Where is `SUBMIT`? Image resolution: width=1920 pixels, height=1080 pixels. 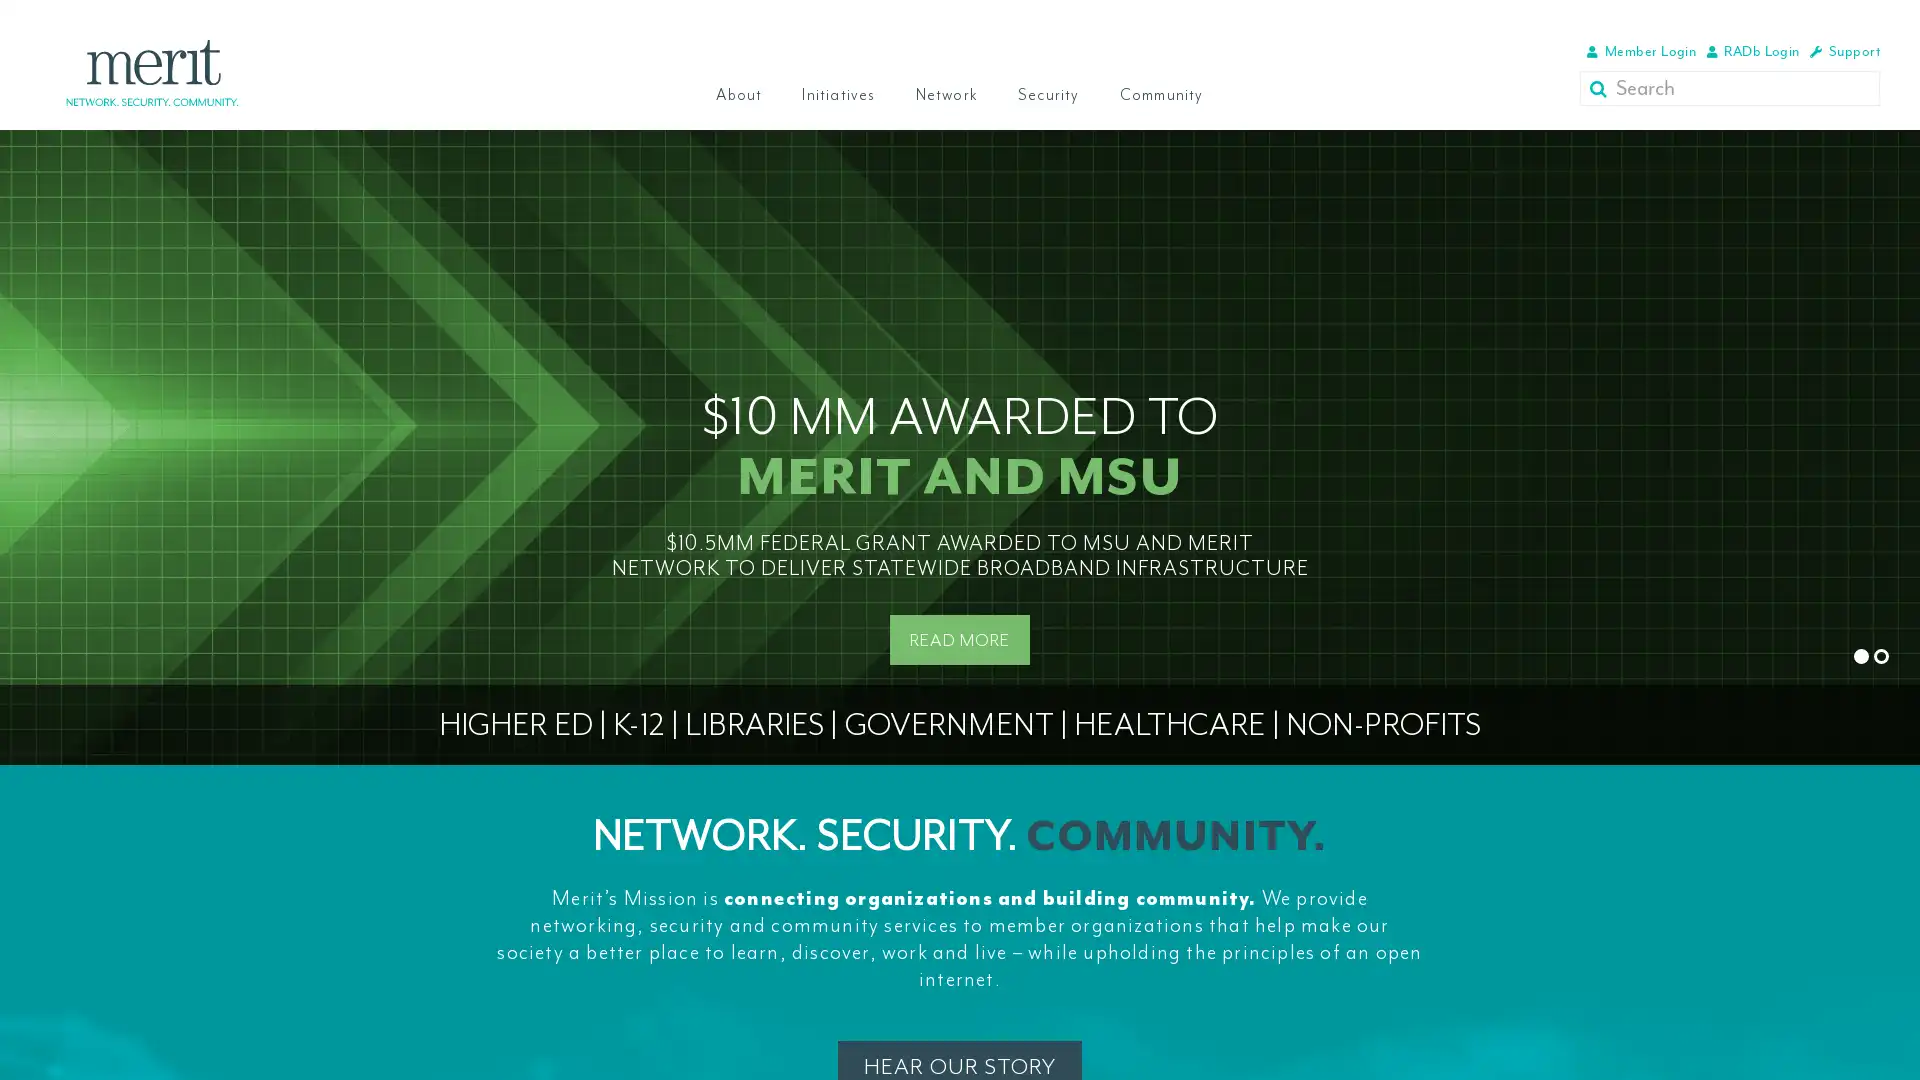
SUBMIT is located at coordinates (1601, 87).